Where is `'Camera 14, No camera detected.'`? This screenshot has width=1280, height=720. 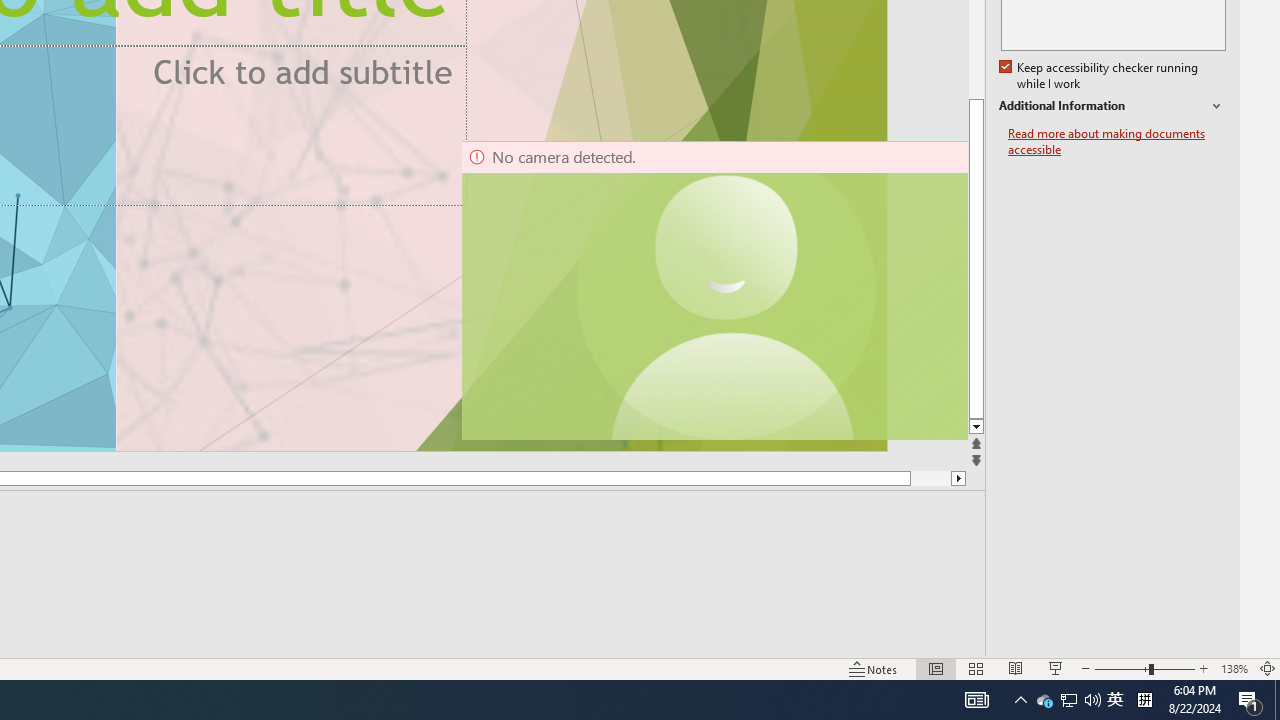
'Camera 14, No camera detected.' is located at coordinates (713, 290).